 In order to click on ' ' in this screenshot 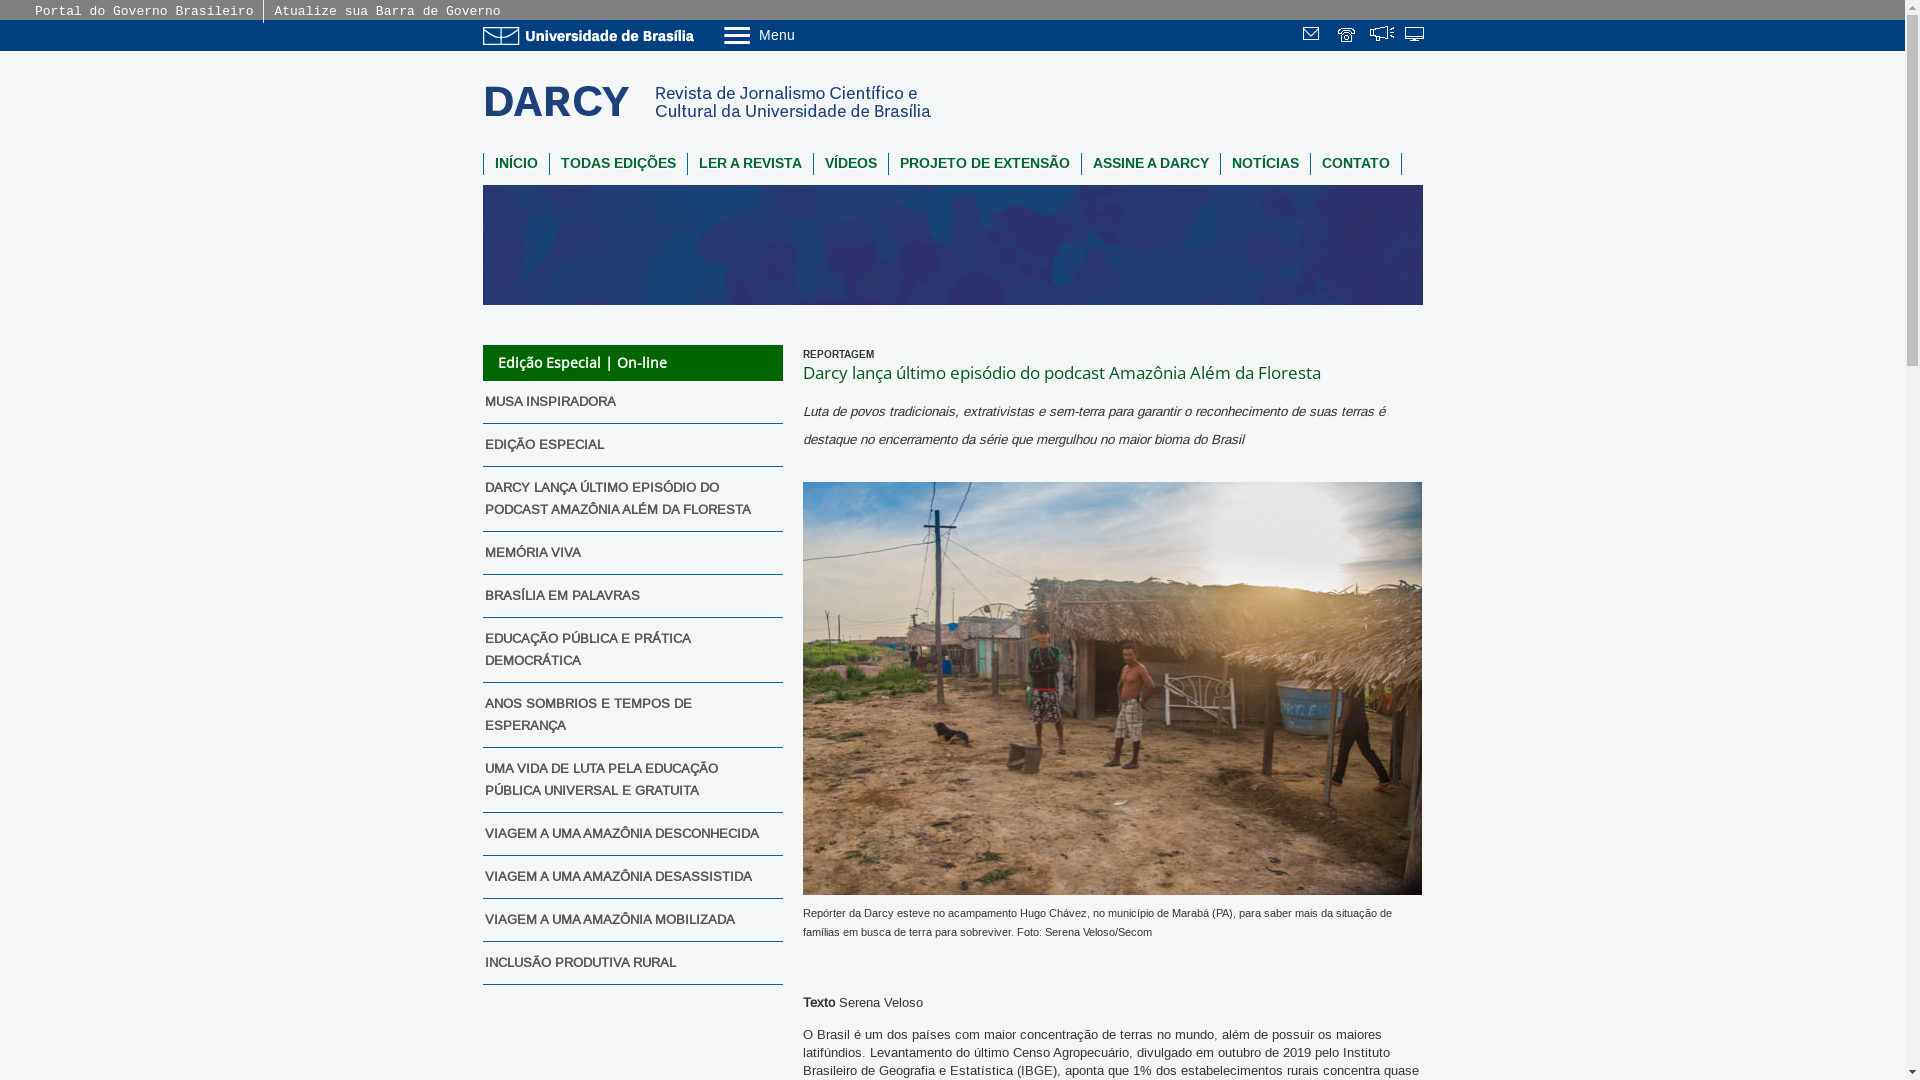, I will do `click(1348, 36)`.